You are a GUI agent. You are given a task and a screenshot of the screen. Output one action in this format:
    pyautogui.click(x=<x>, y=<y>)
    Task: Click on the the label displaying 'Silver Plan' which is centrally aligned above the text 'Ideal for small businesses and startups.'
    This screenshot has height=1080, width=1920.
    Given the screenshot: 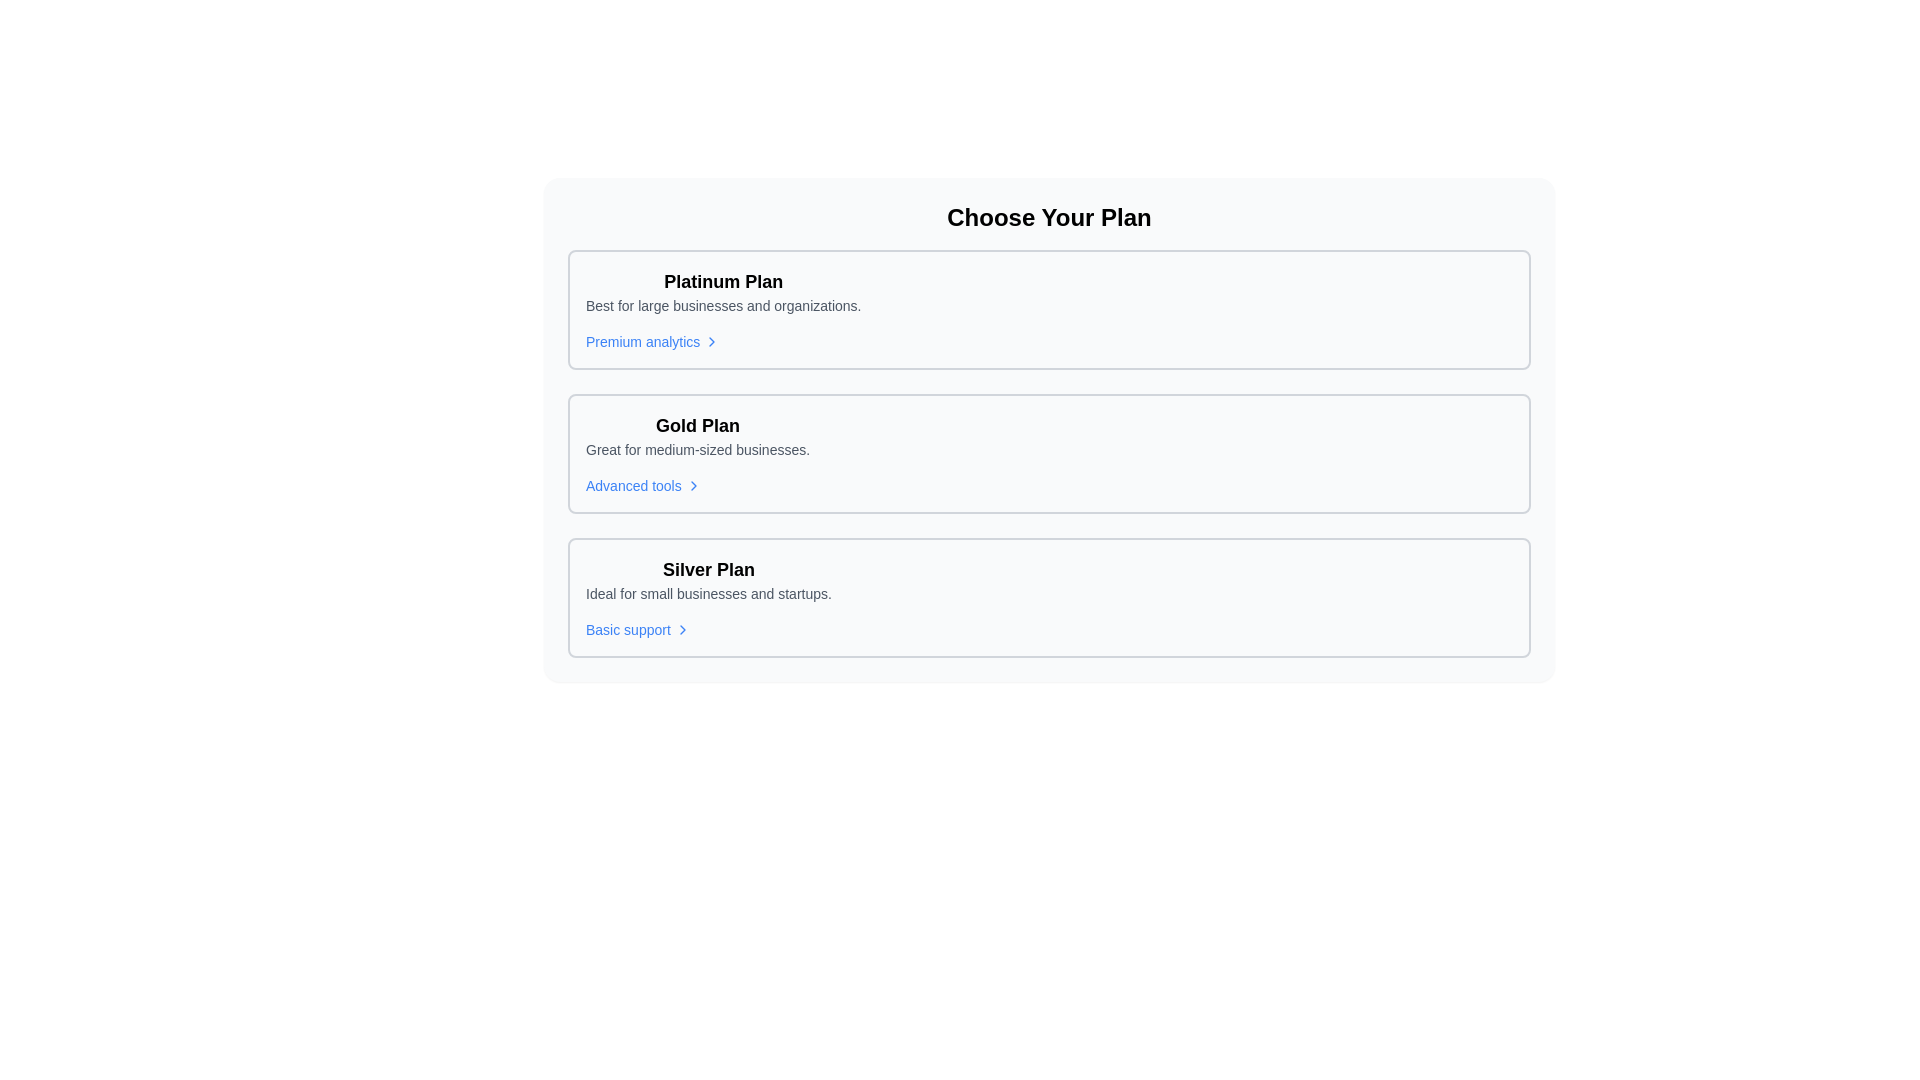 What is the action you would take?
    pyautogui.click(x=708, y=579)
    